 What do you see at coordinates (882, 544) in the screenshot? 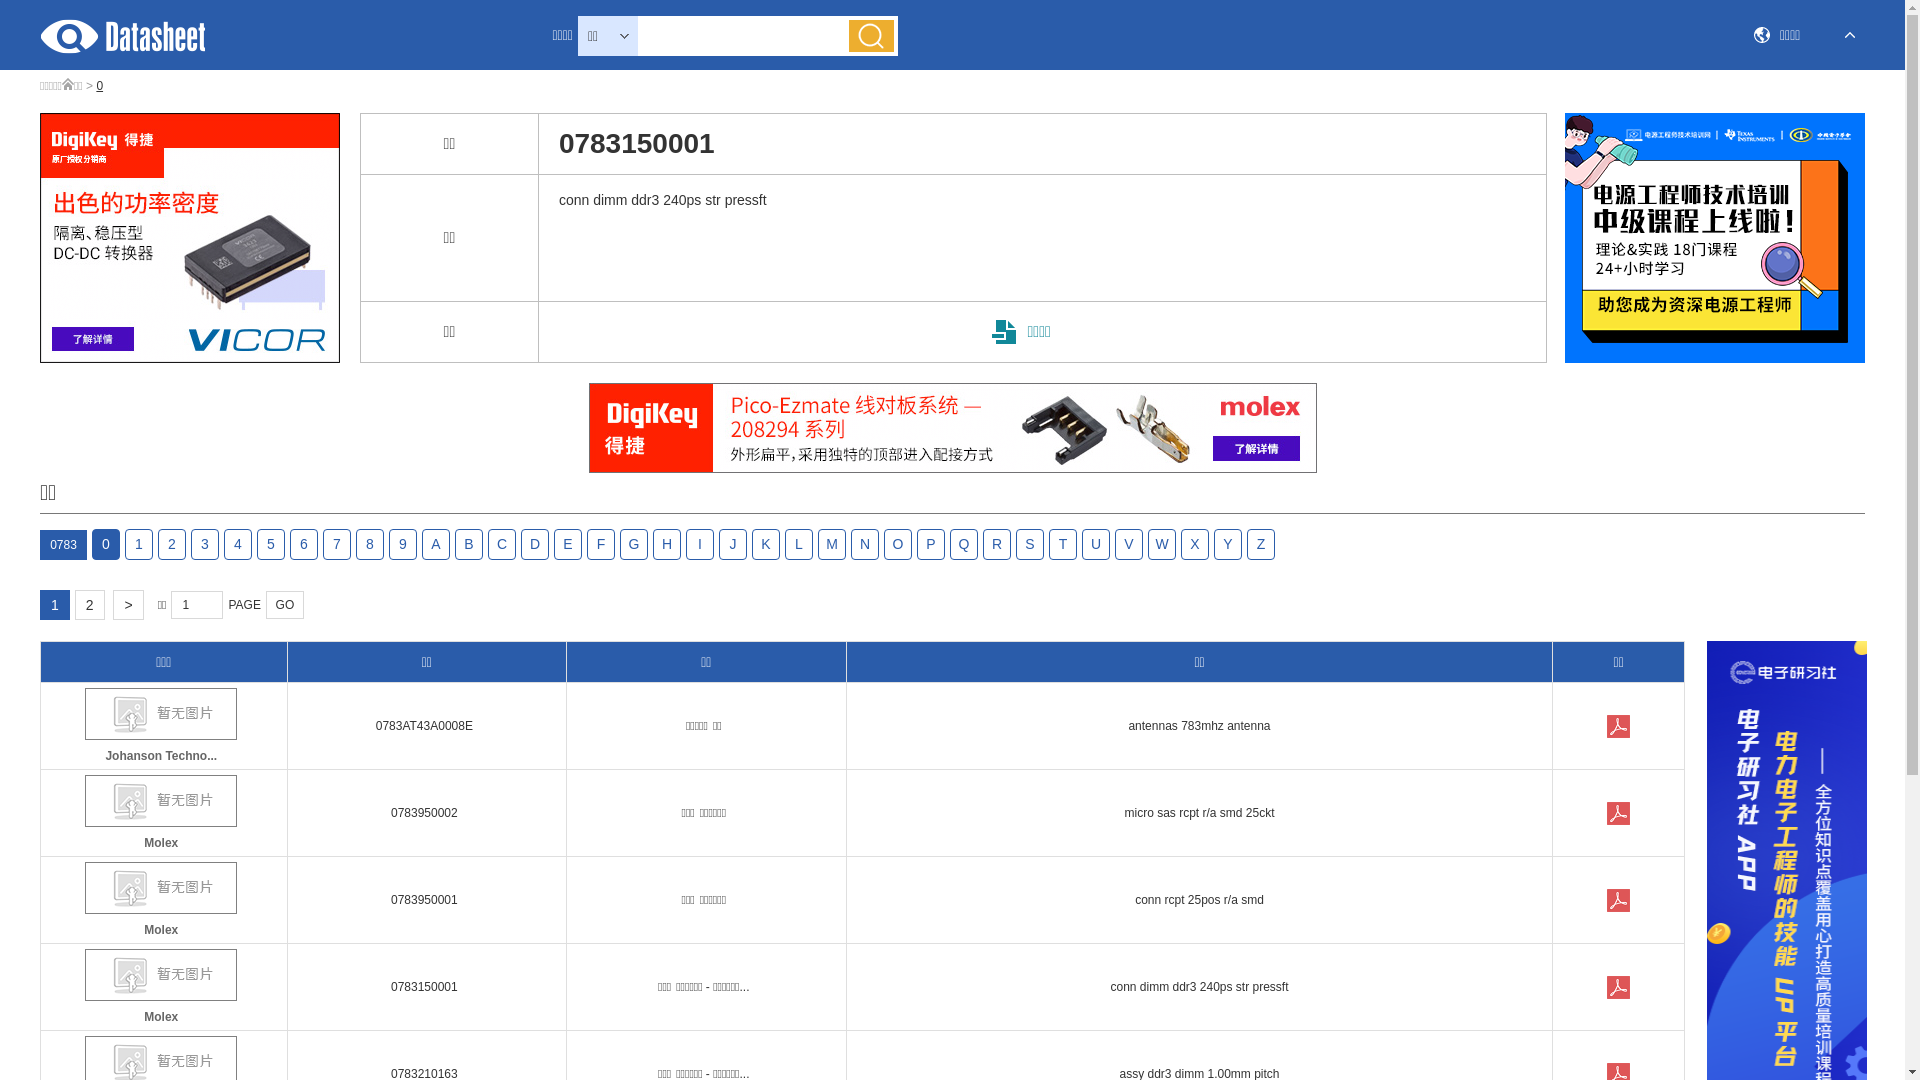
I see `'O'` at bounding box center [882, 544].